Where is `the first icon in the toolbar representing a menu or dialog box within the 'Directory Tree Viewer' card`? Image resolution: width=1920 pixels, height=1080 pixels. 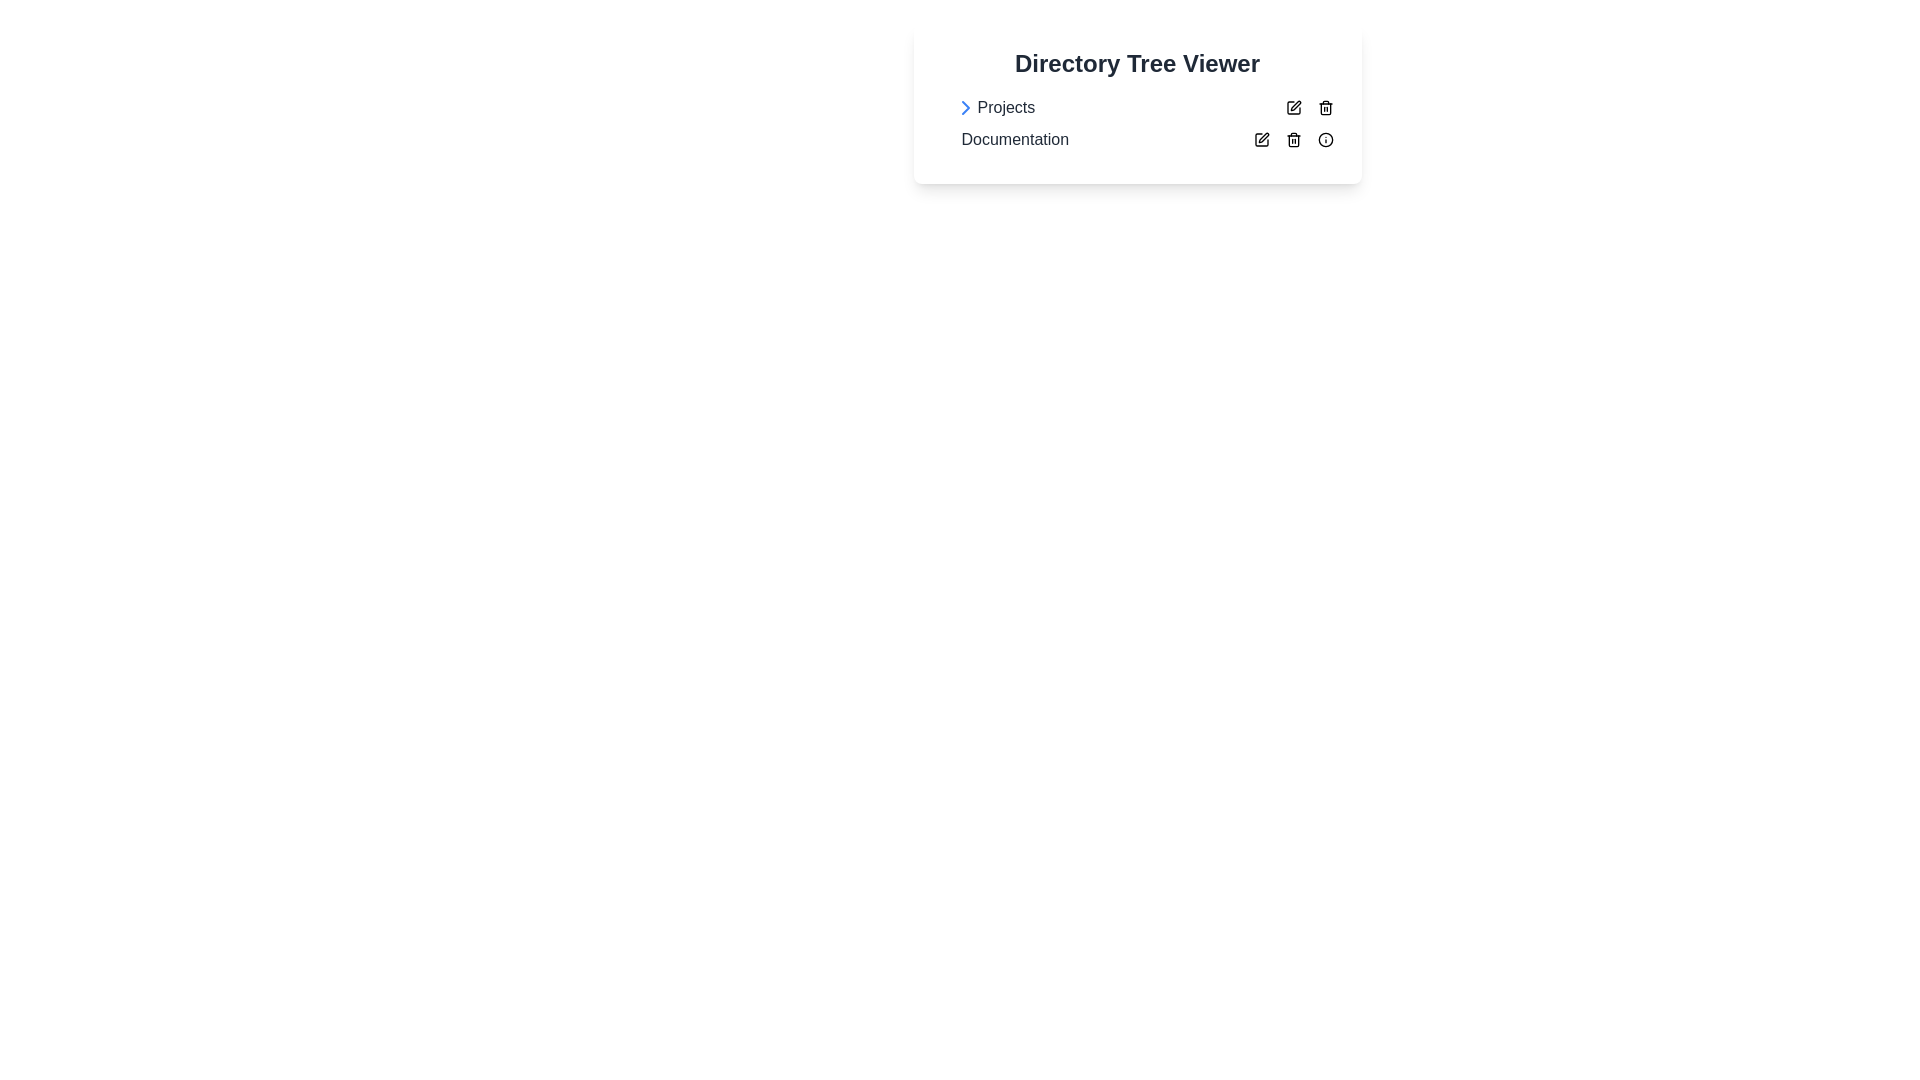
the first icon in the toolbar representing a menu or dialog box within the 'Directory Tree Viewer' card is located at coordinates (1260, 138).